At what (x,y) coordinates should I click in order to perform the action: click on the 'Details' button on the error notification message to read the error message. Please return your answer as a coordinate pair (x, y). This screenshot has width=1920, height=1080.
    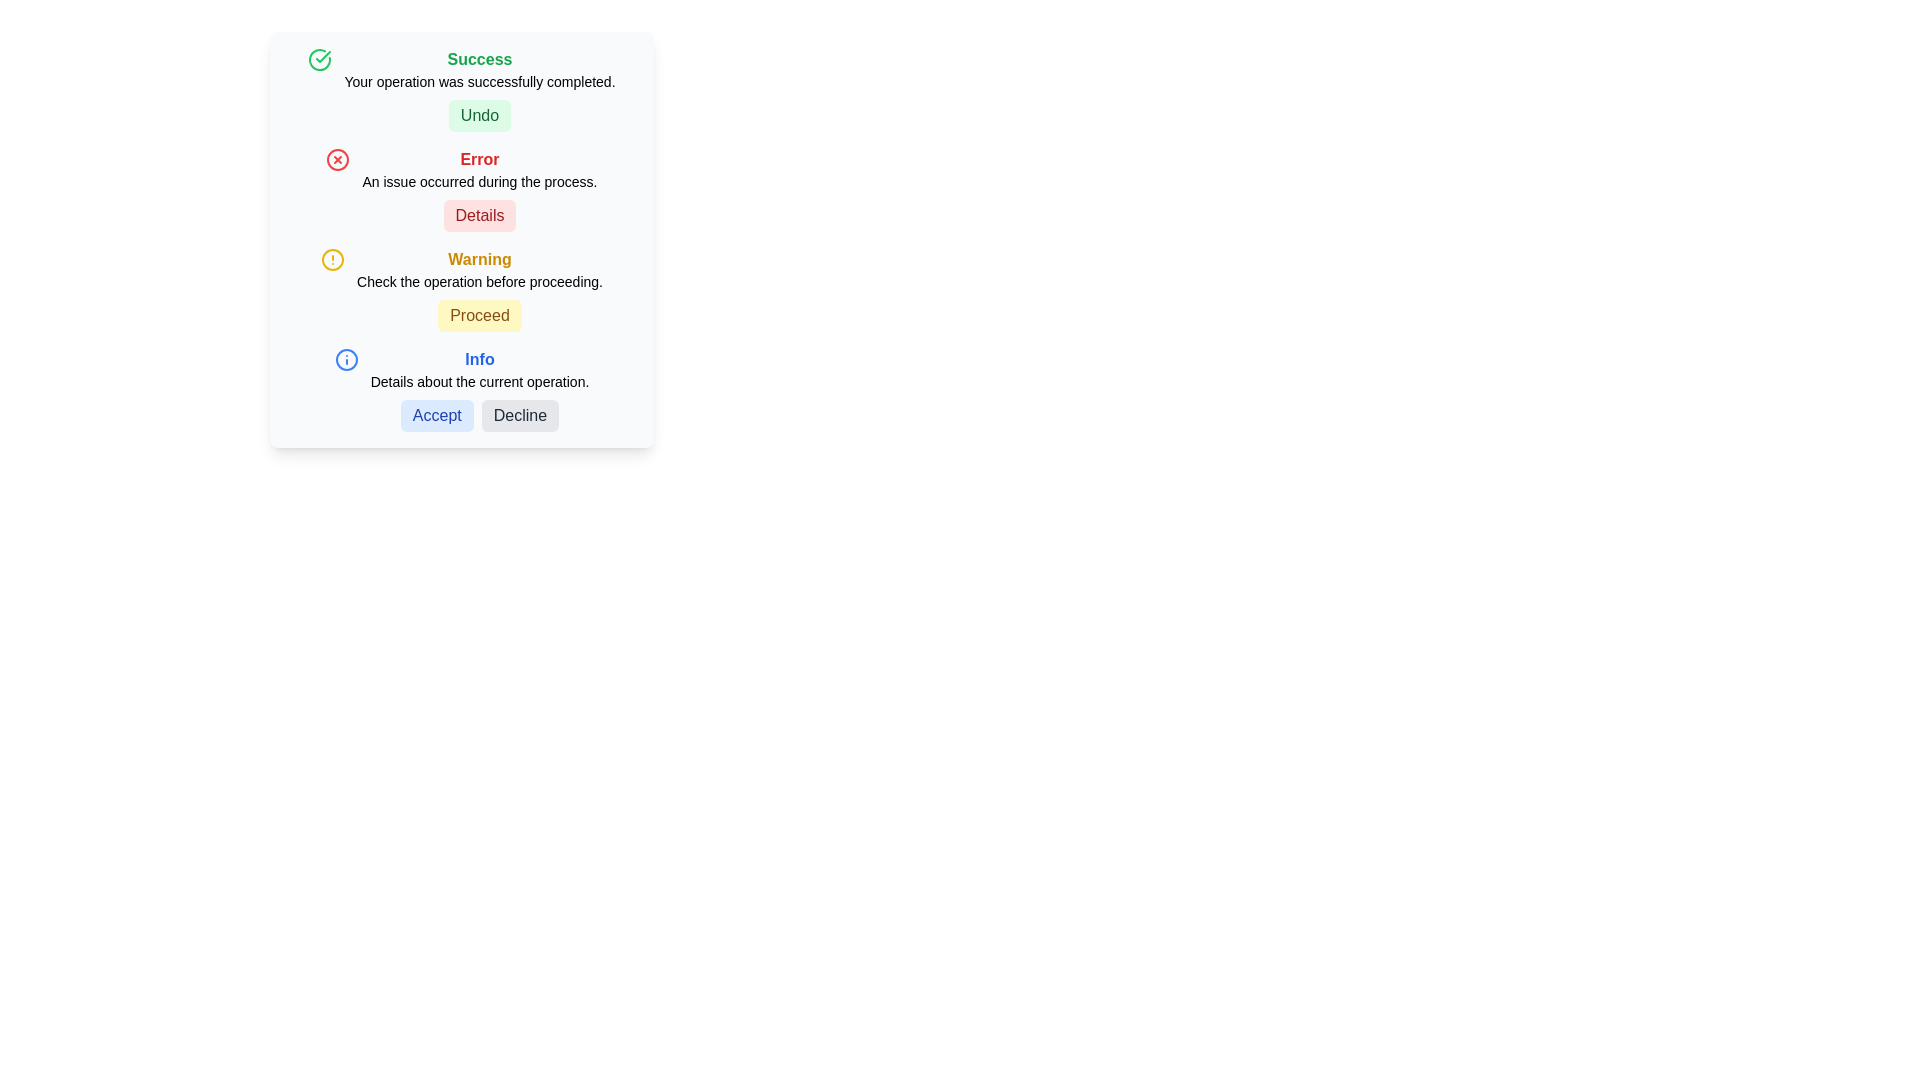
    Looking at the image, I should click on (460, 189).